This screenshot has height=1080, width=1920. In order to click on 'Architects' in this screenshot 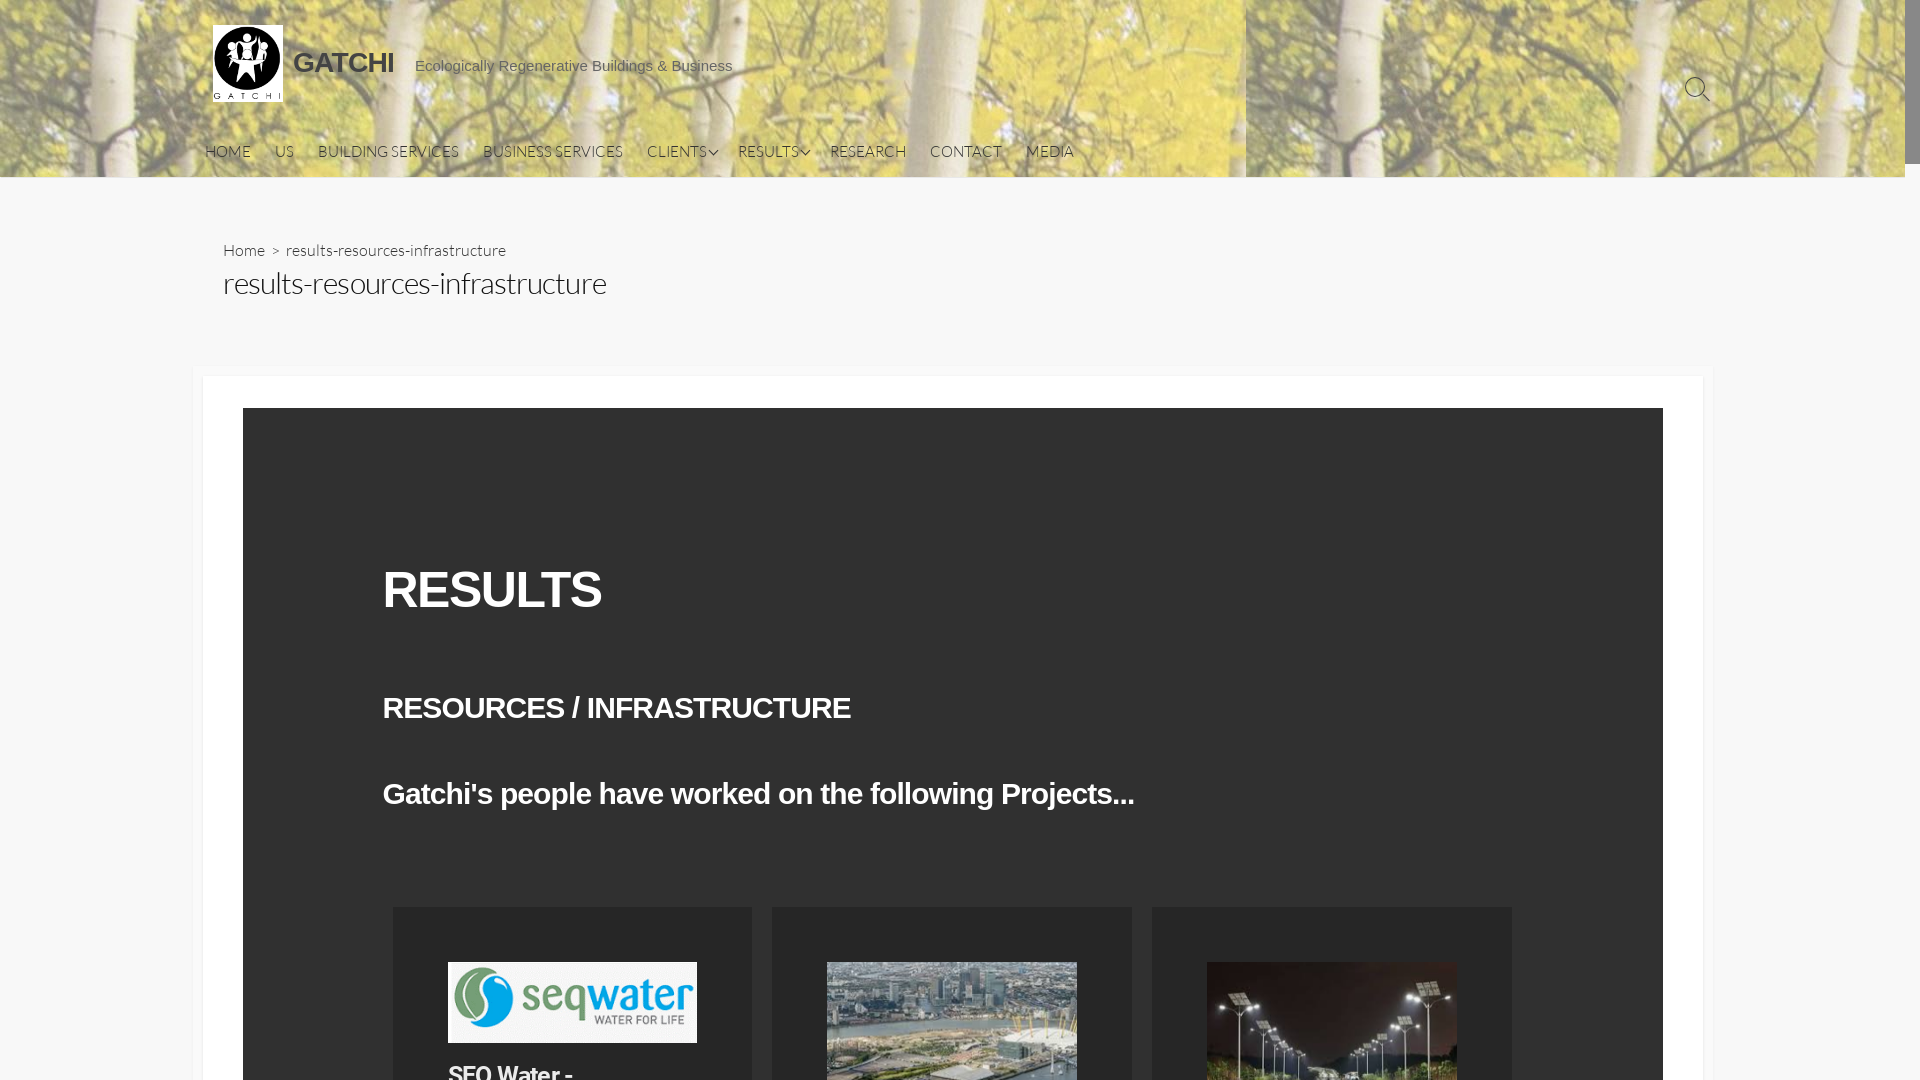, I will do `click(825, 220)`.